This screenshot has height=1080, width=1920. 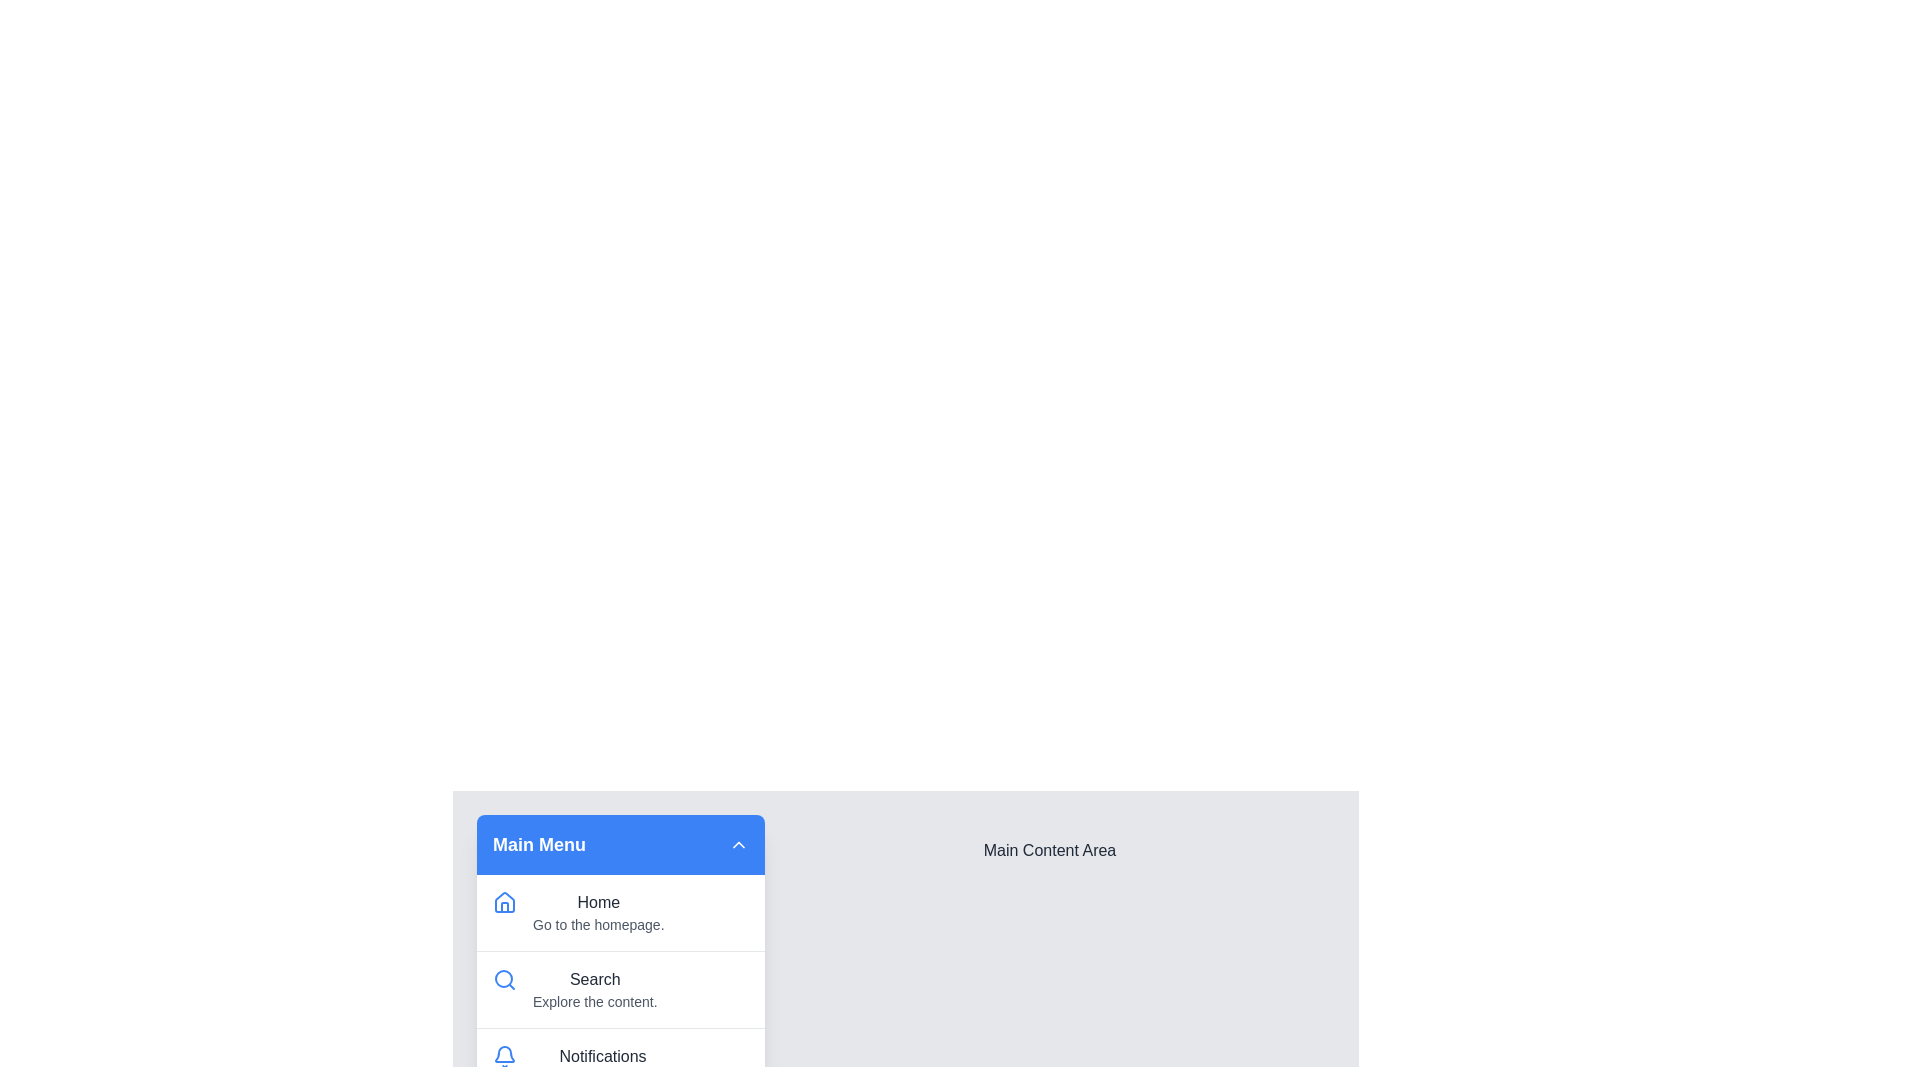 I want to click on the menu item Notifications to highlight it, so click(x=599, y=1039).